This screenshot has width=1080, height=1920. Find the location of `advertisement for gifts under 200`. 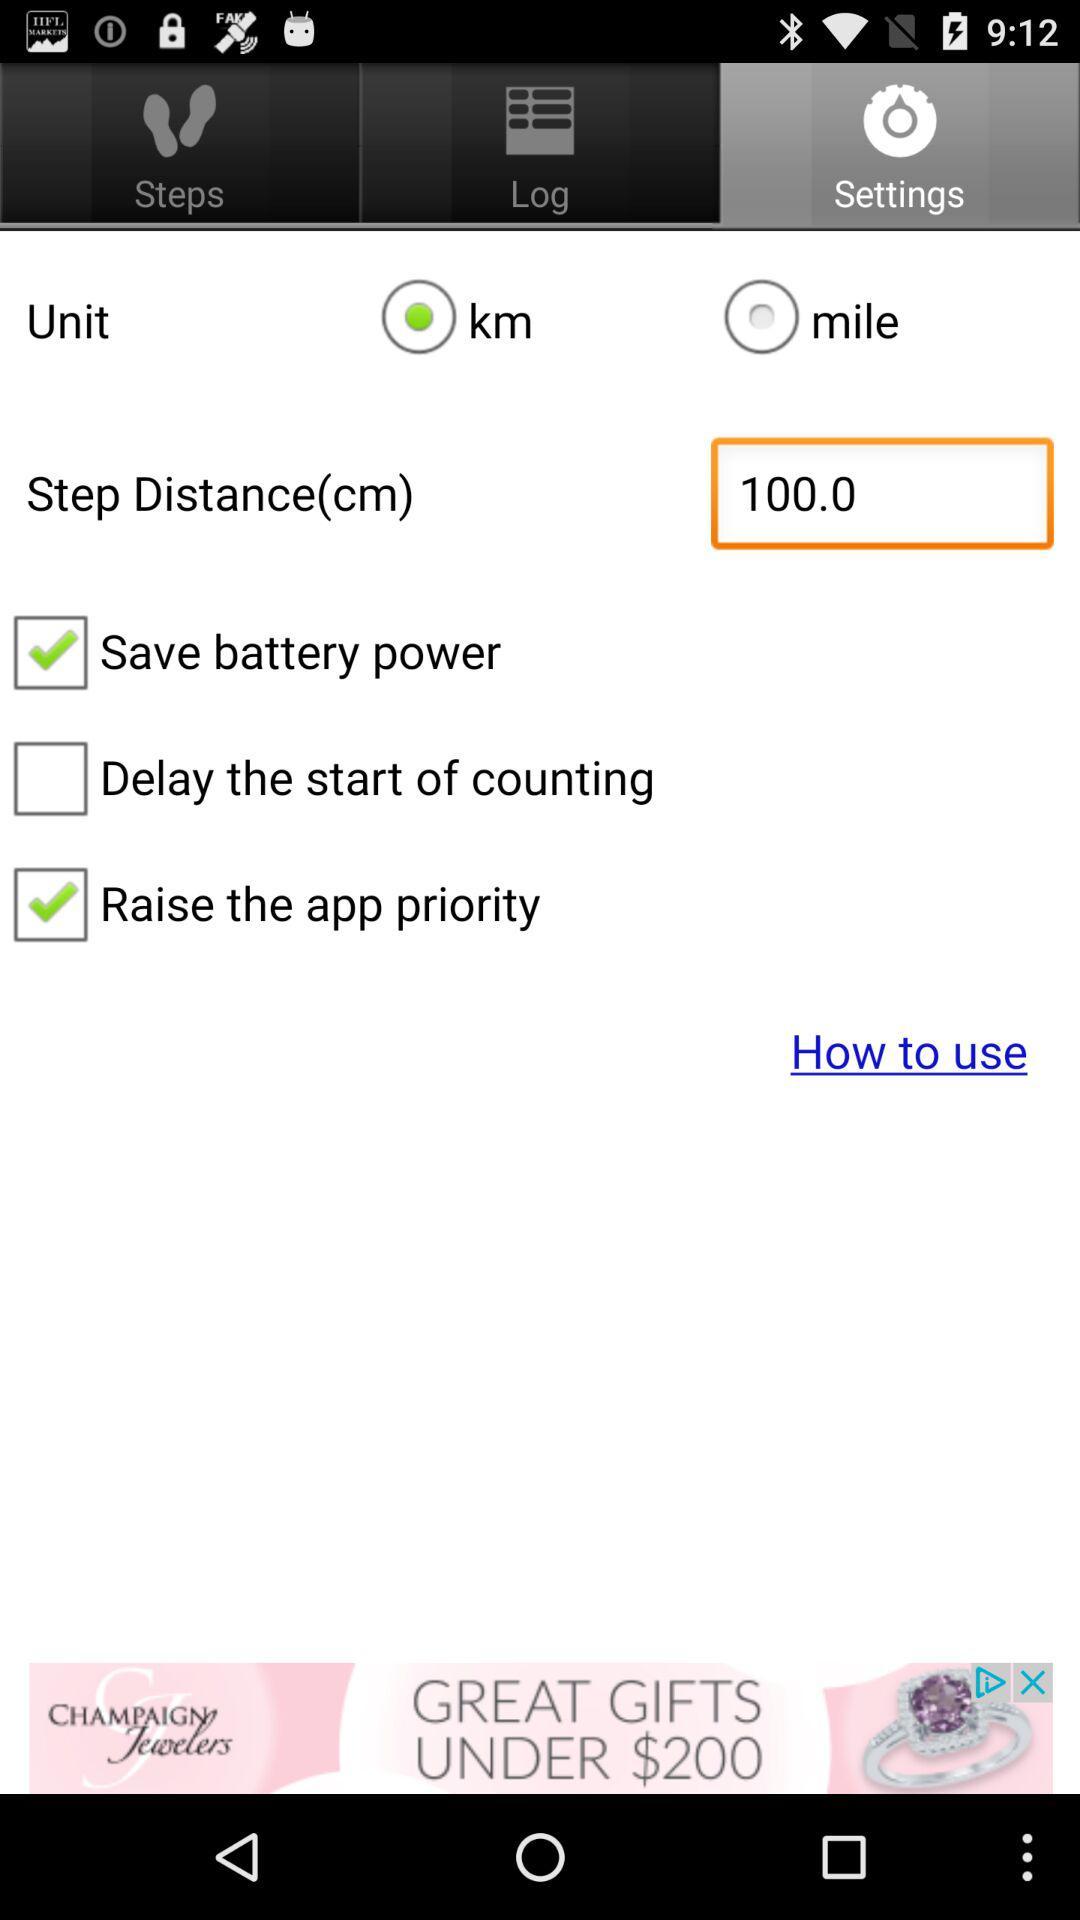

advertisement for gifts under 200 is located at coordinates (540, 1727).